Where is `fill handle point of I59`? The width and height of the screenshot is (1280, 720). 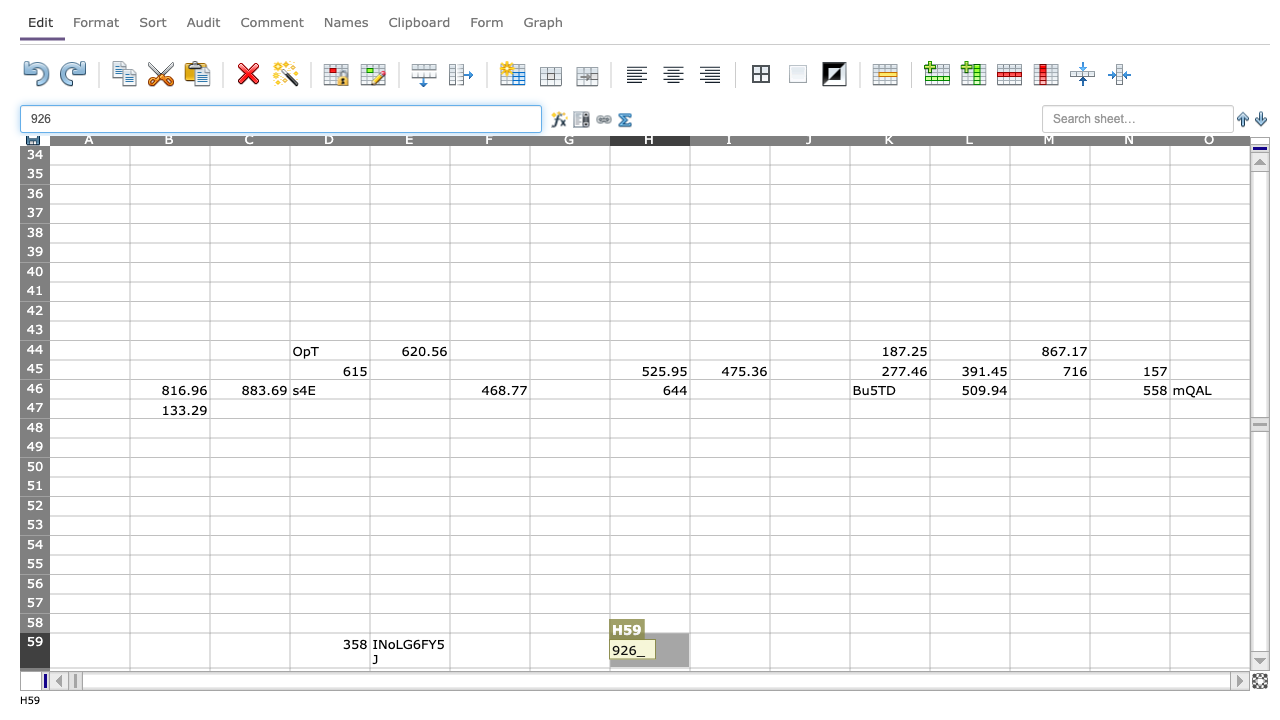
fill handle point of I59 is located at coordinates (769, 668).